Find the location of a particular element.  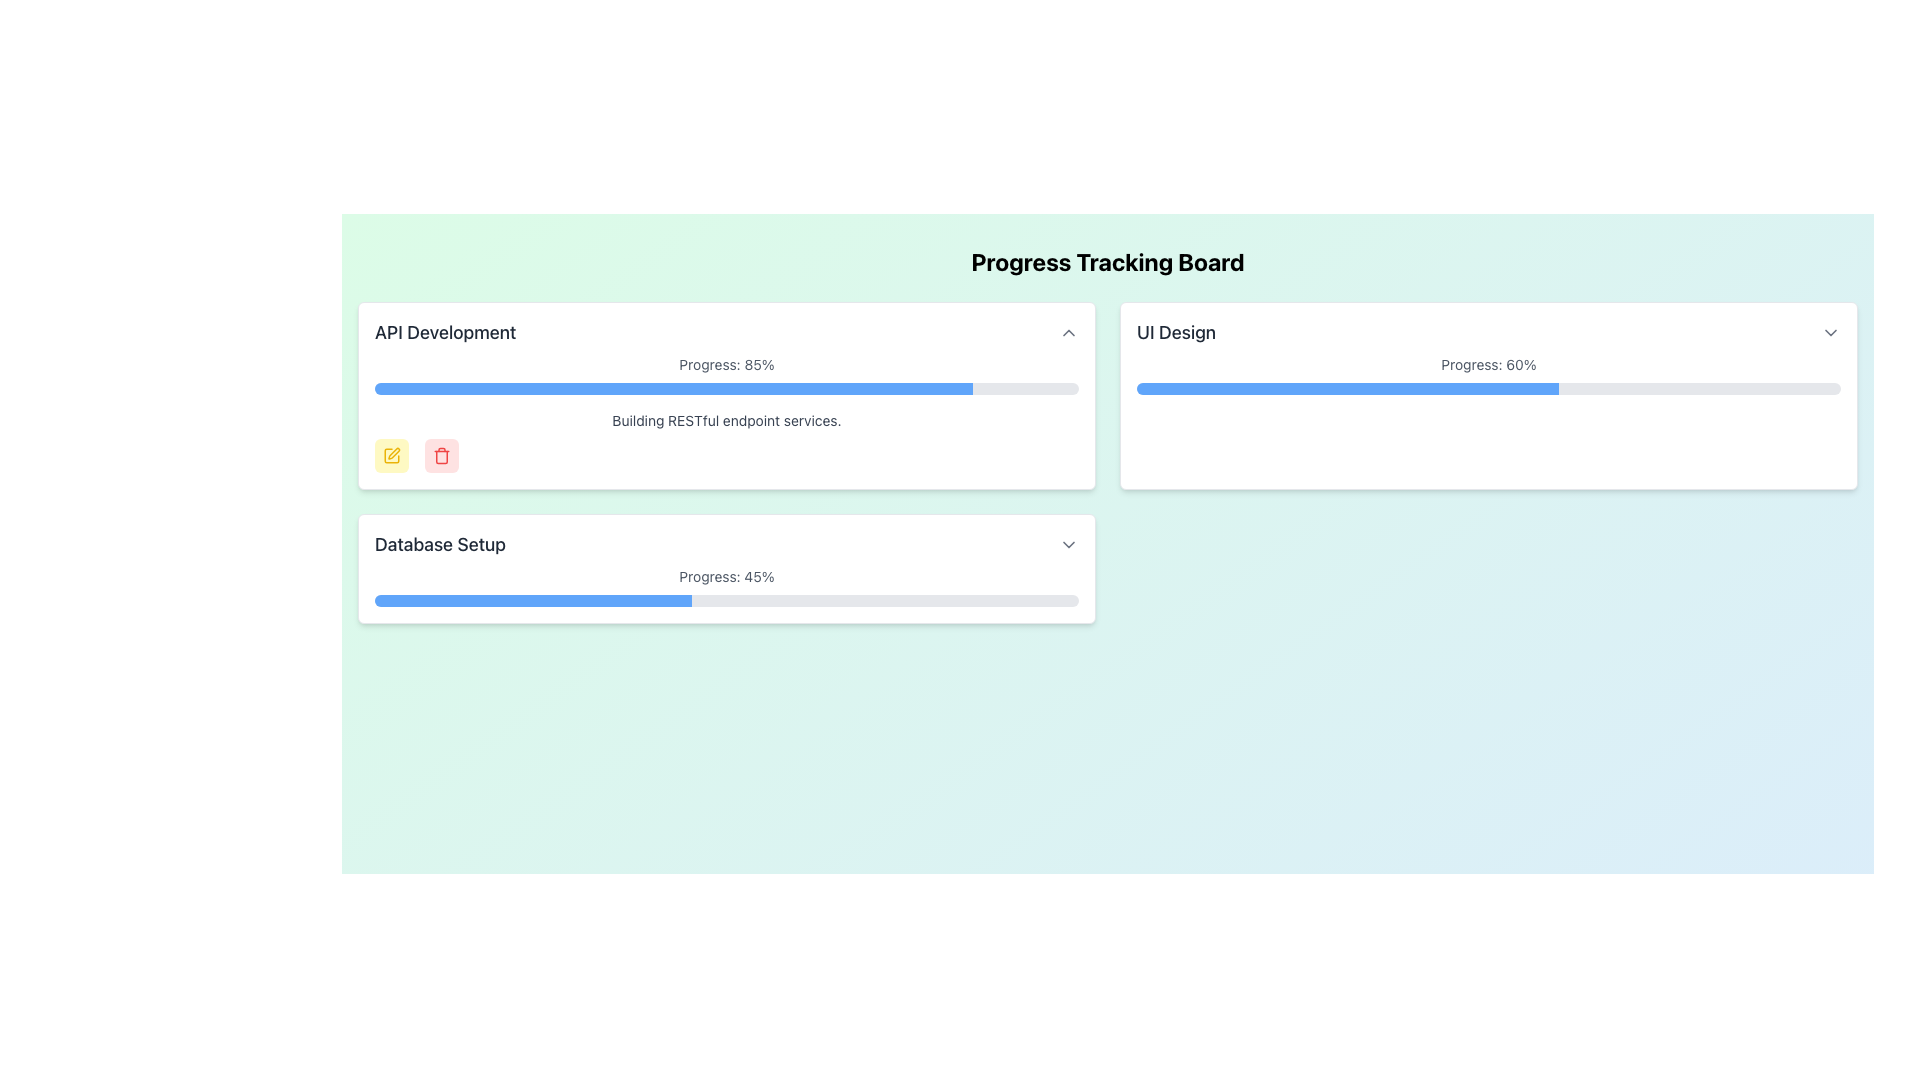

the progress bar is located at coordinates (678, 600).